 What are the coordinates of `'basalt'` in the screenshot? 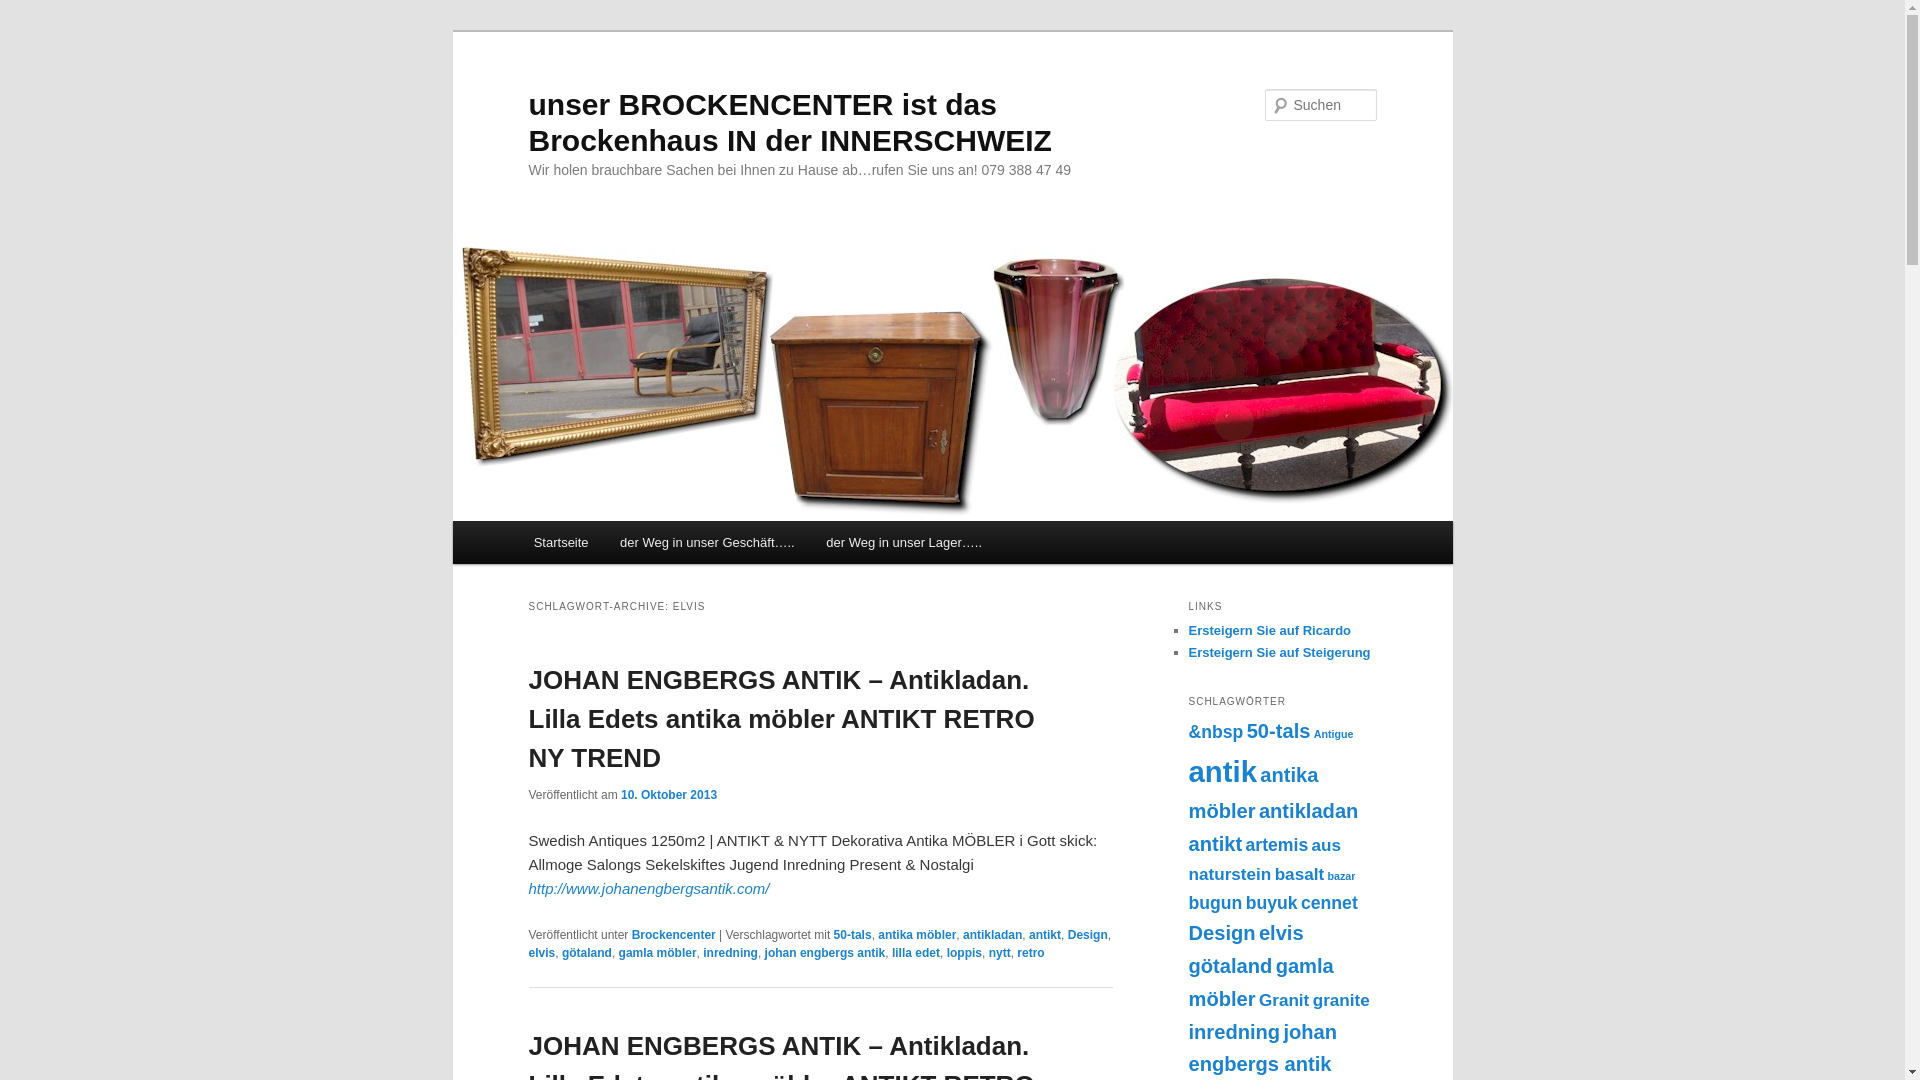 It's located at (1300, 873).